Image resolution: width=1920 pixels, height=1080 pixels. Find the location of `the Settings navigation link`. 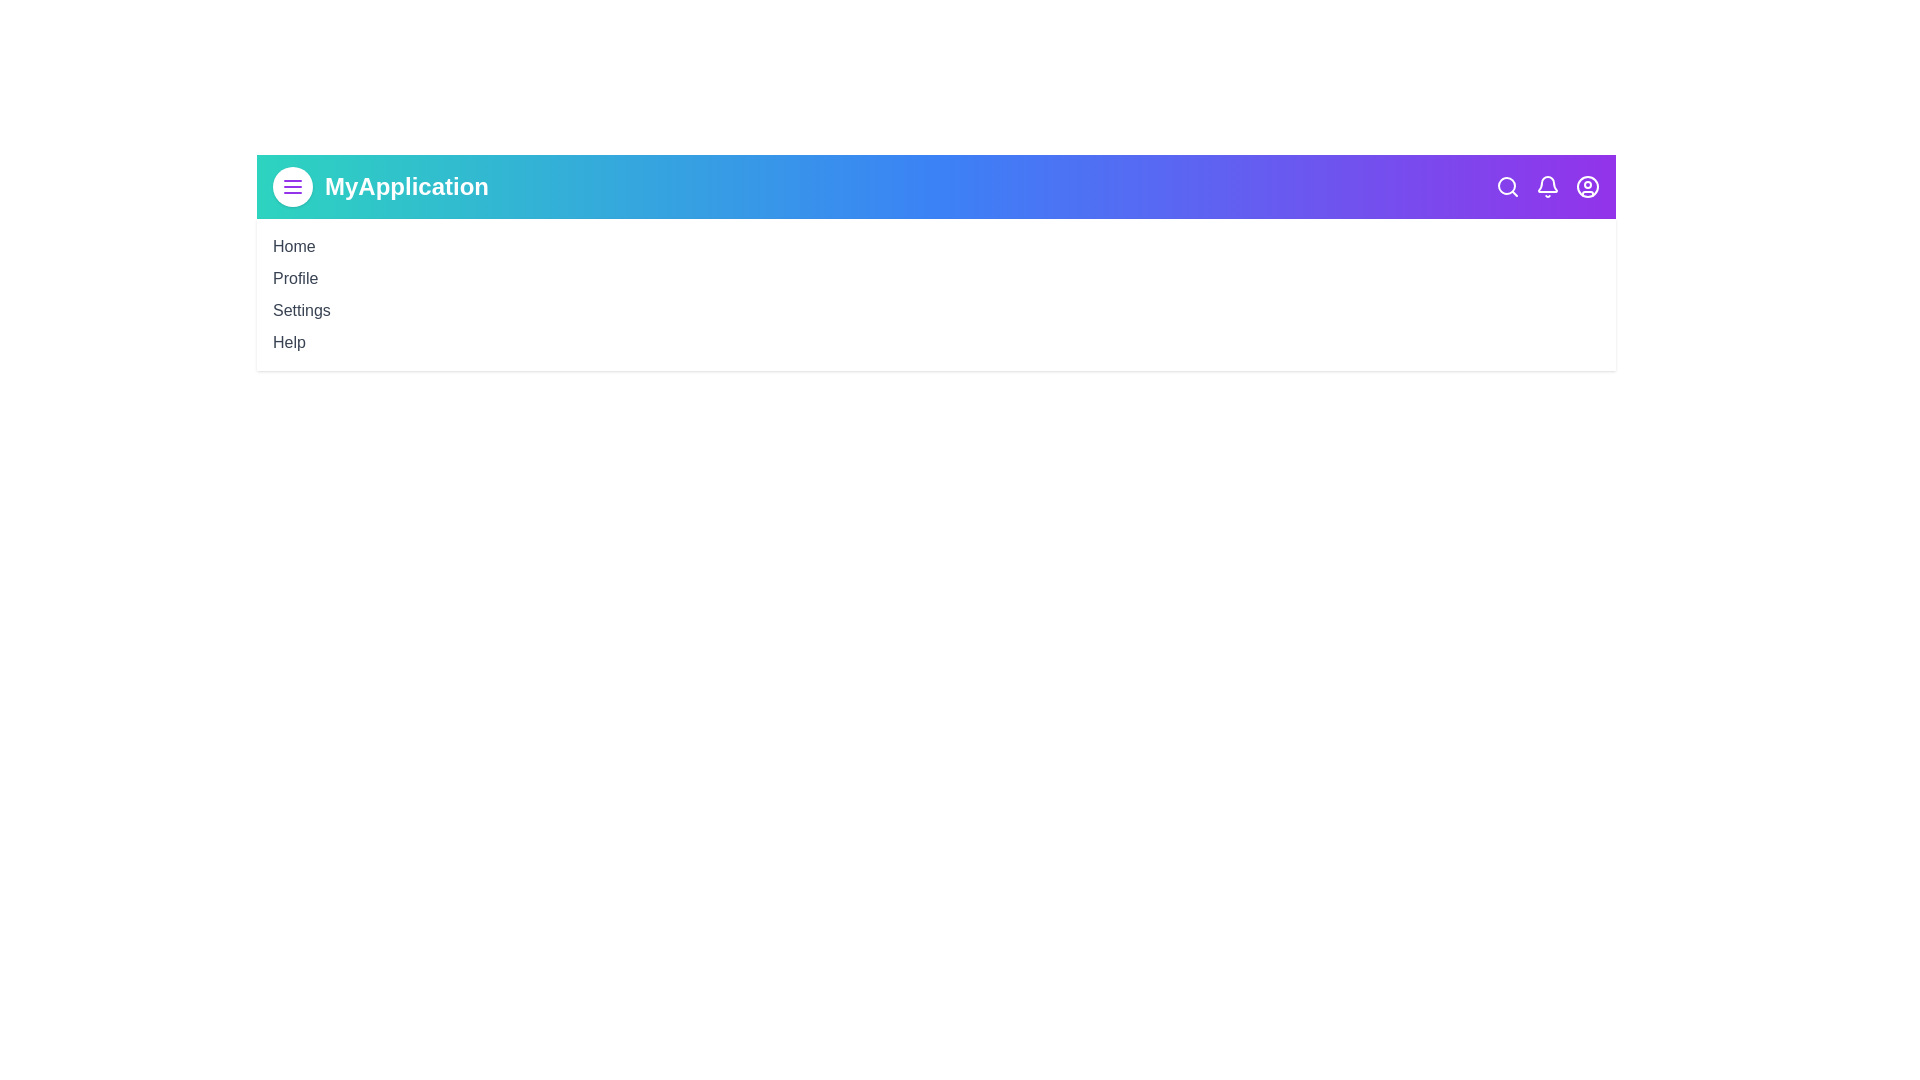

the Settings navigation link is located at coordinates (300, 309).